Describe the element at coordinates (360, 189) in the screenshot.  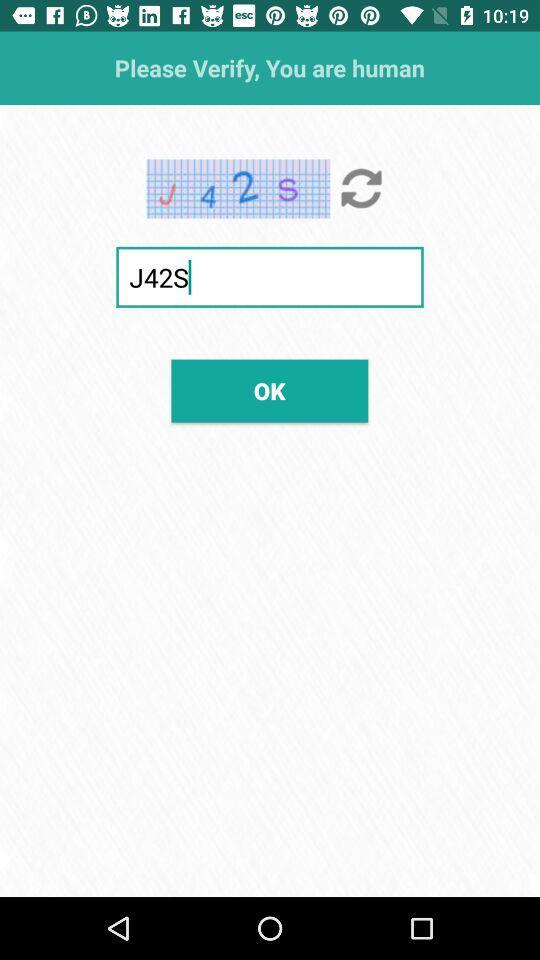
I see `the item at the top right corner` at that location.